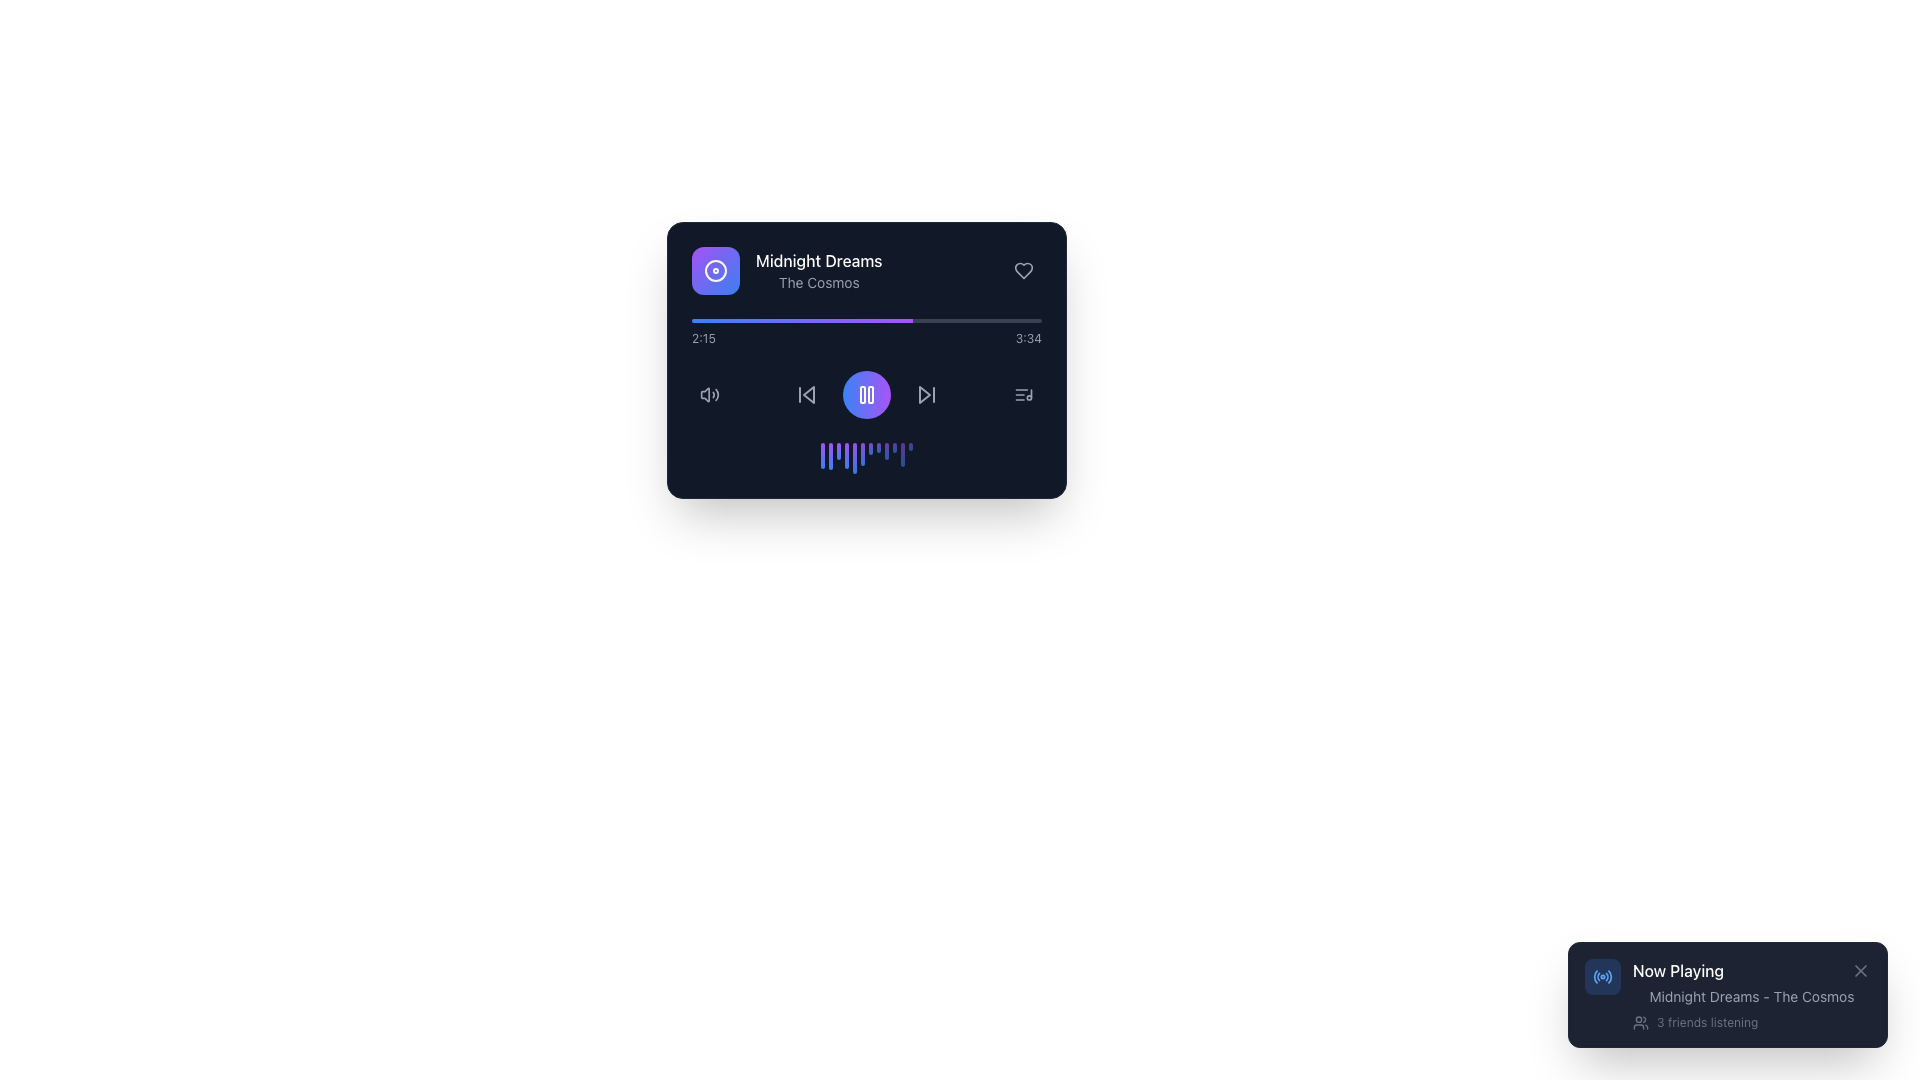 Image resolution: width=1920 pixels, height=1080 pixels. What do you see at coordinates (867, 394) in the screenshot?
I see `the central control button for pausing or resuming playback, indicated by the pause icon, located at the center of a row of controls` at bounding box center [867, 394].